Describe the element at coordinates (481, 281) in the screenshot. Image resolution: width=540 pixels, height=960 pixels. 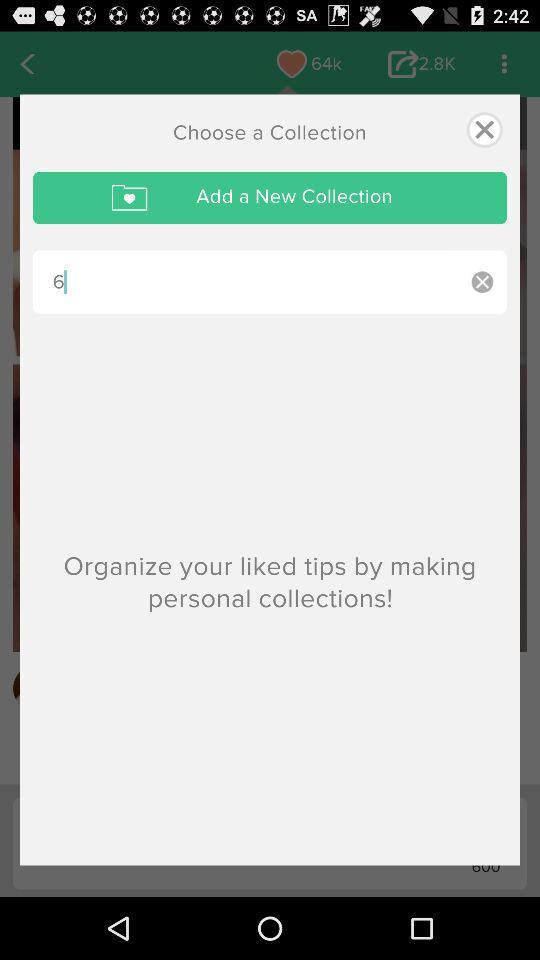
I see `item next to the 6 icon` at that location.